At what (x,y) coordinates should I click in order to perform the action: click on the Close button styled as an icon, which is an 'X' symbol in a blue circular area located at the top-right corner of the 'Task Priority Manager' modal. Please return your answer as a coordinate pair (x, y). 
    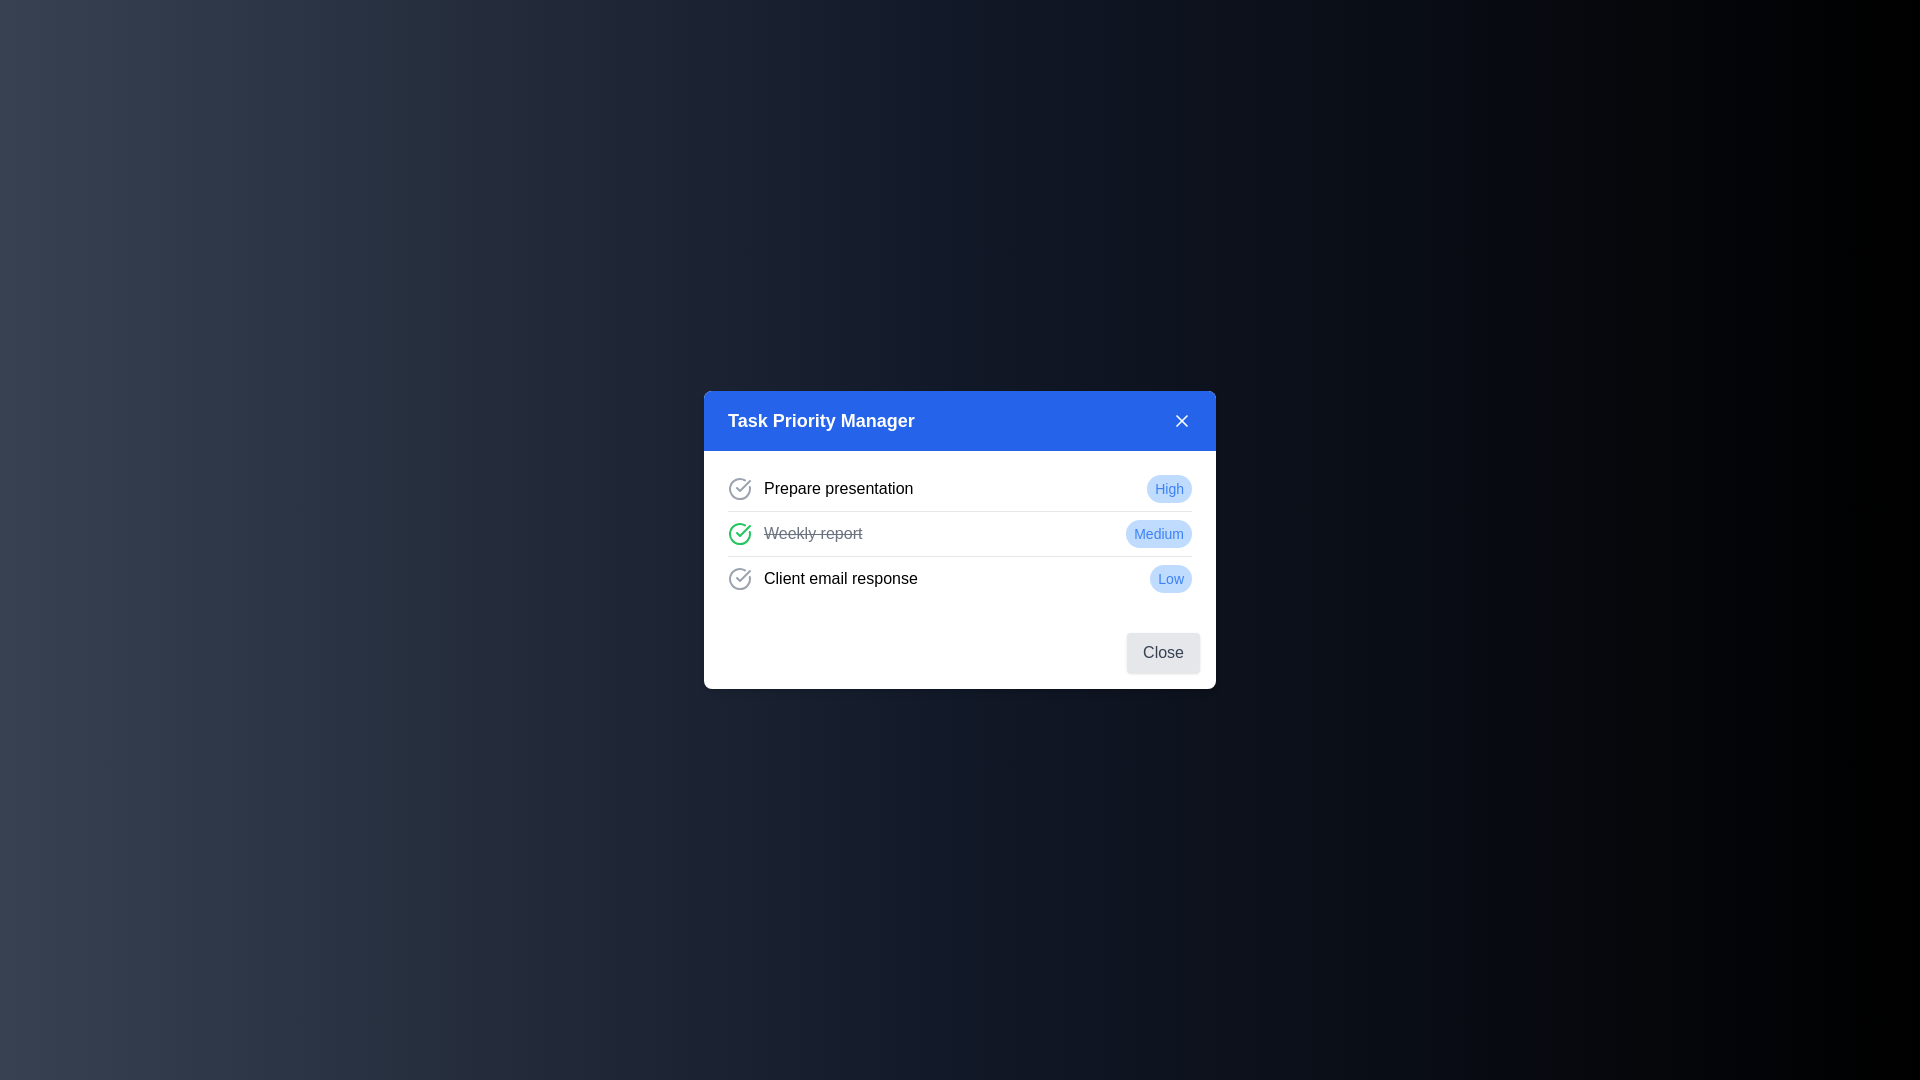
    Looking at the image, I should click on (1181, 419).